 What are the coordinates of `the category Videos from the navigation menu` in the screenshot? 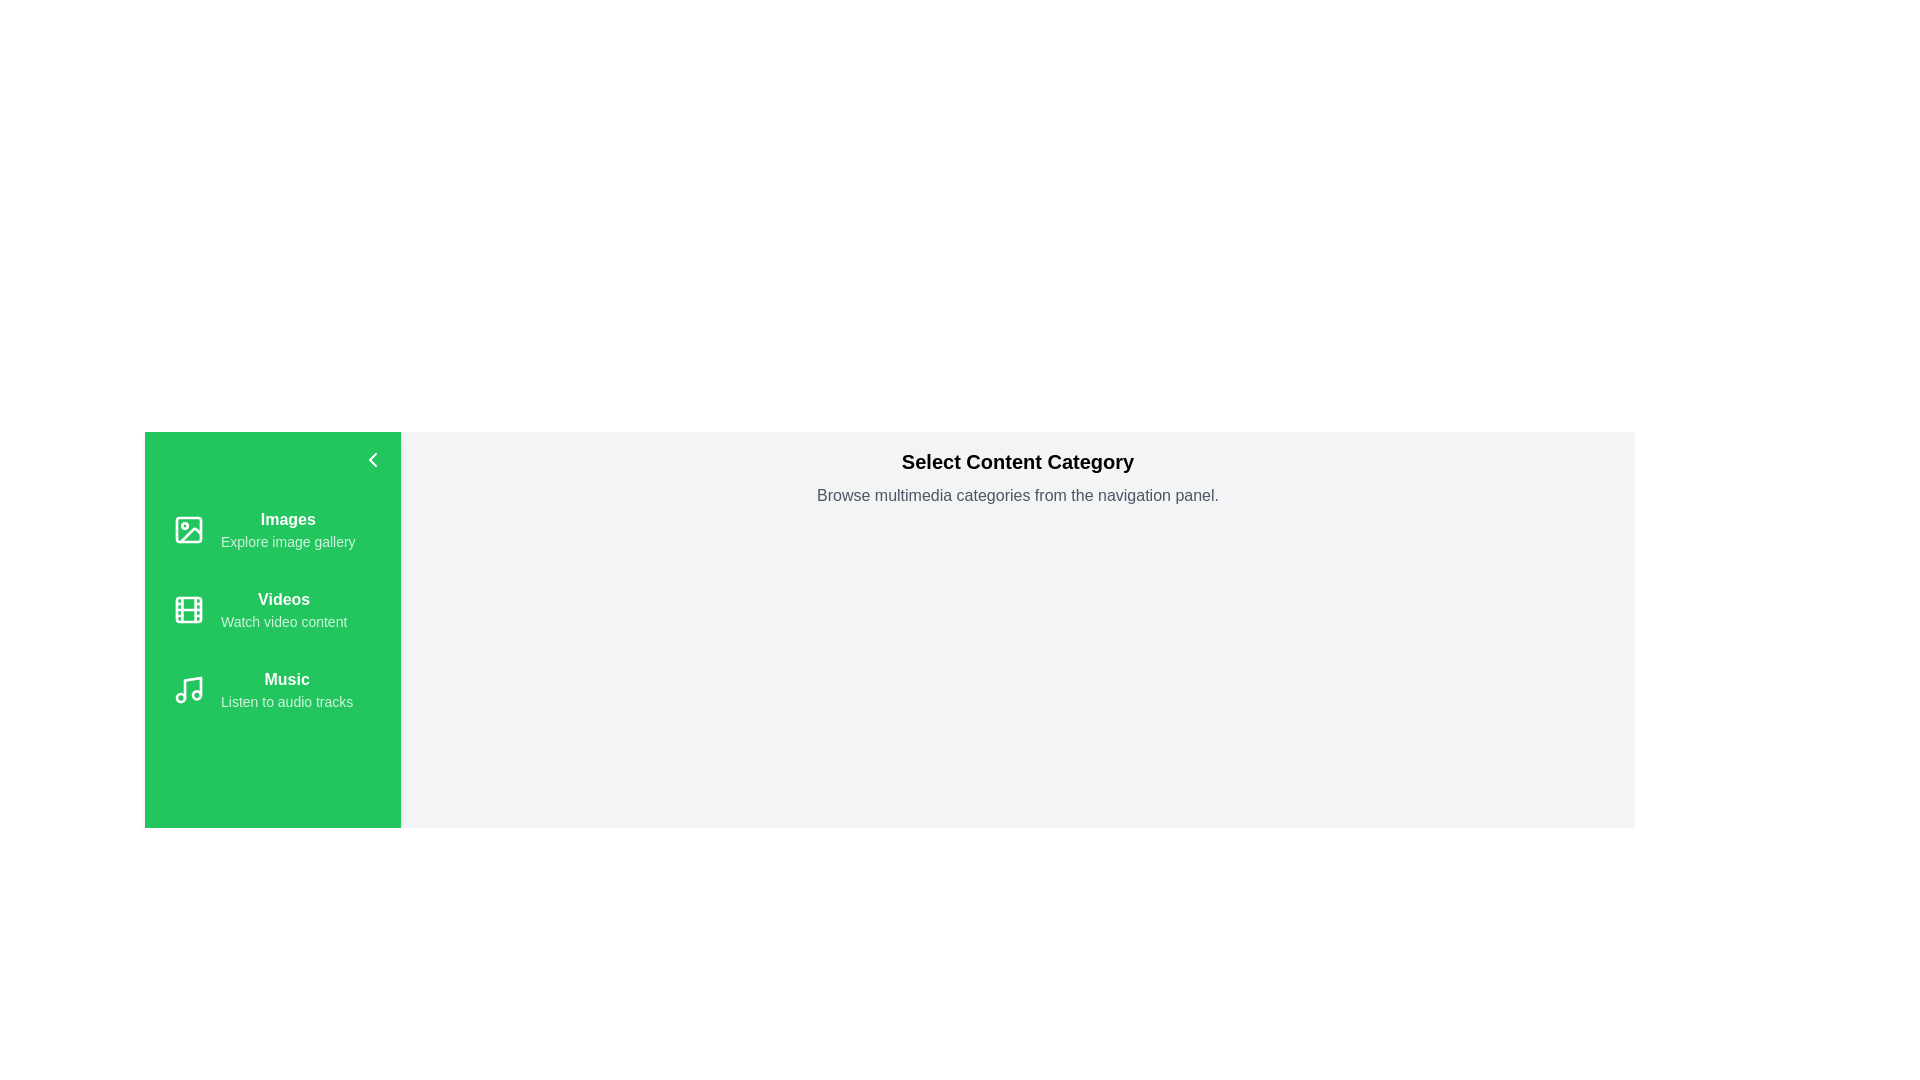 It's located at (272, 608).